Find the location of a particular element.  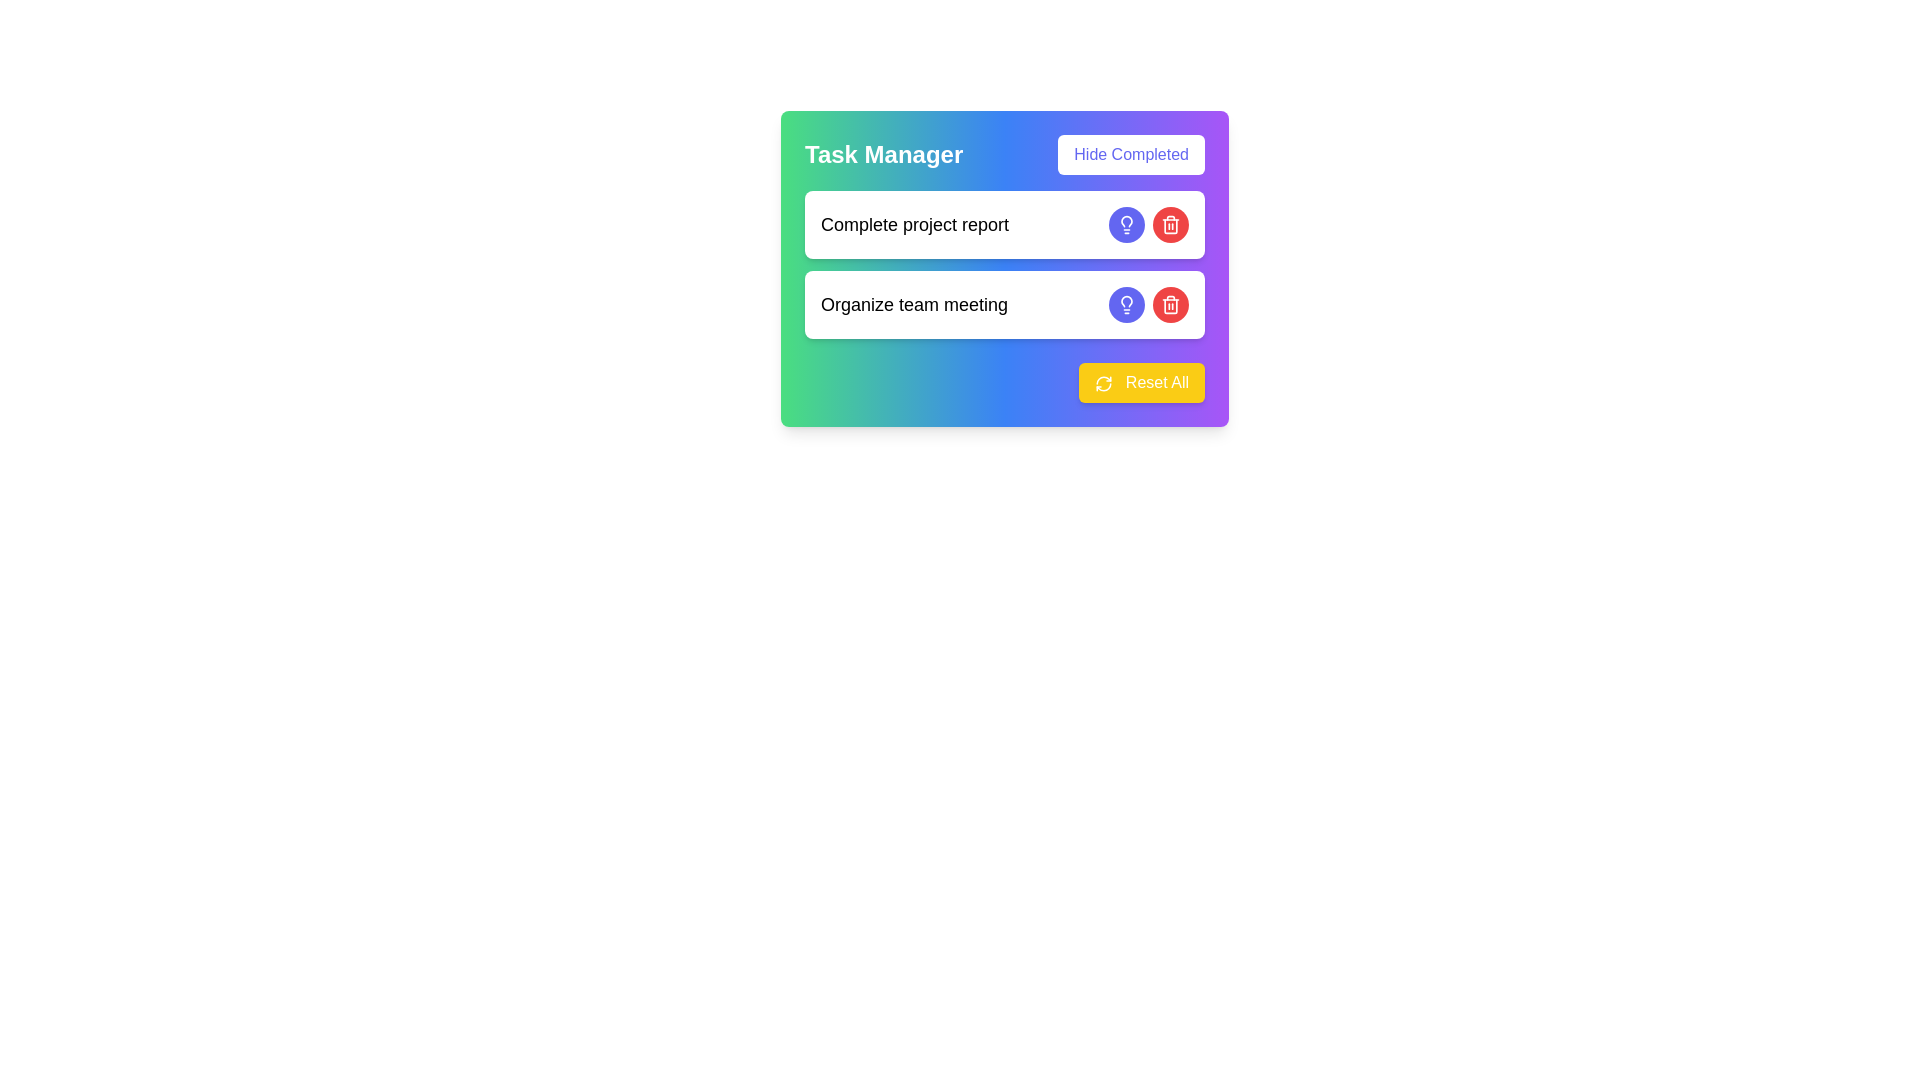

the 'Reset All' button located at the bottom right corner of the task management panel is located at coordinates (1103, 383).